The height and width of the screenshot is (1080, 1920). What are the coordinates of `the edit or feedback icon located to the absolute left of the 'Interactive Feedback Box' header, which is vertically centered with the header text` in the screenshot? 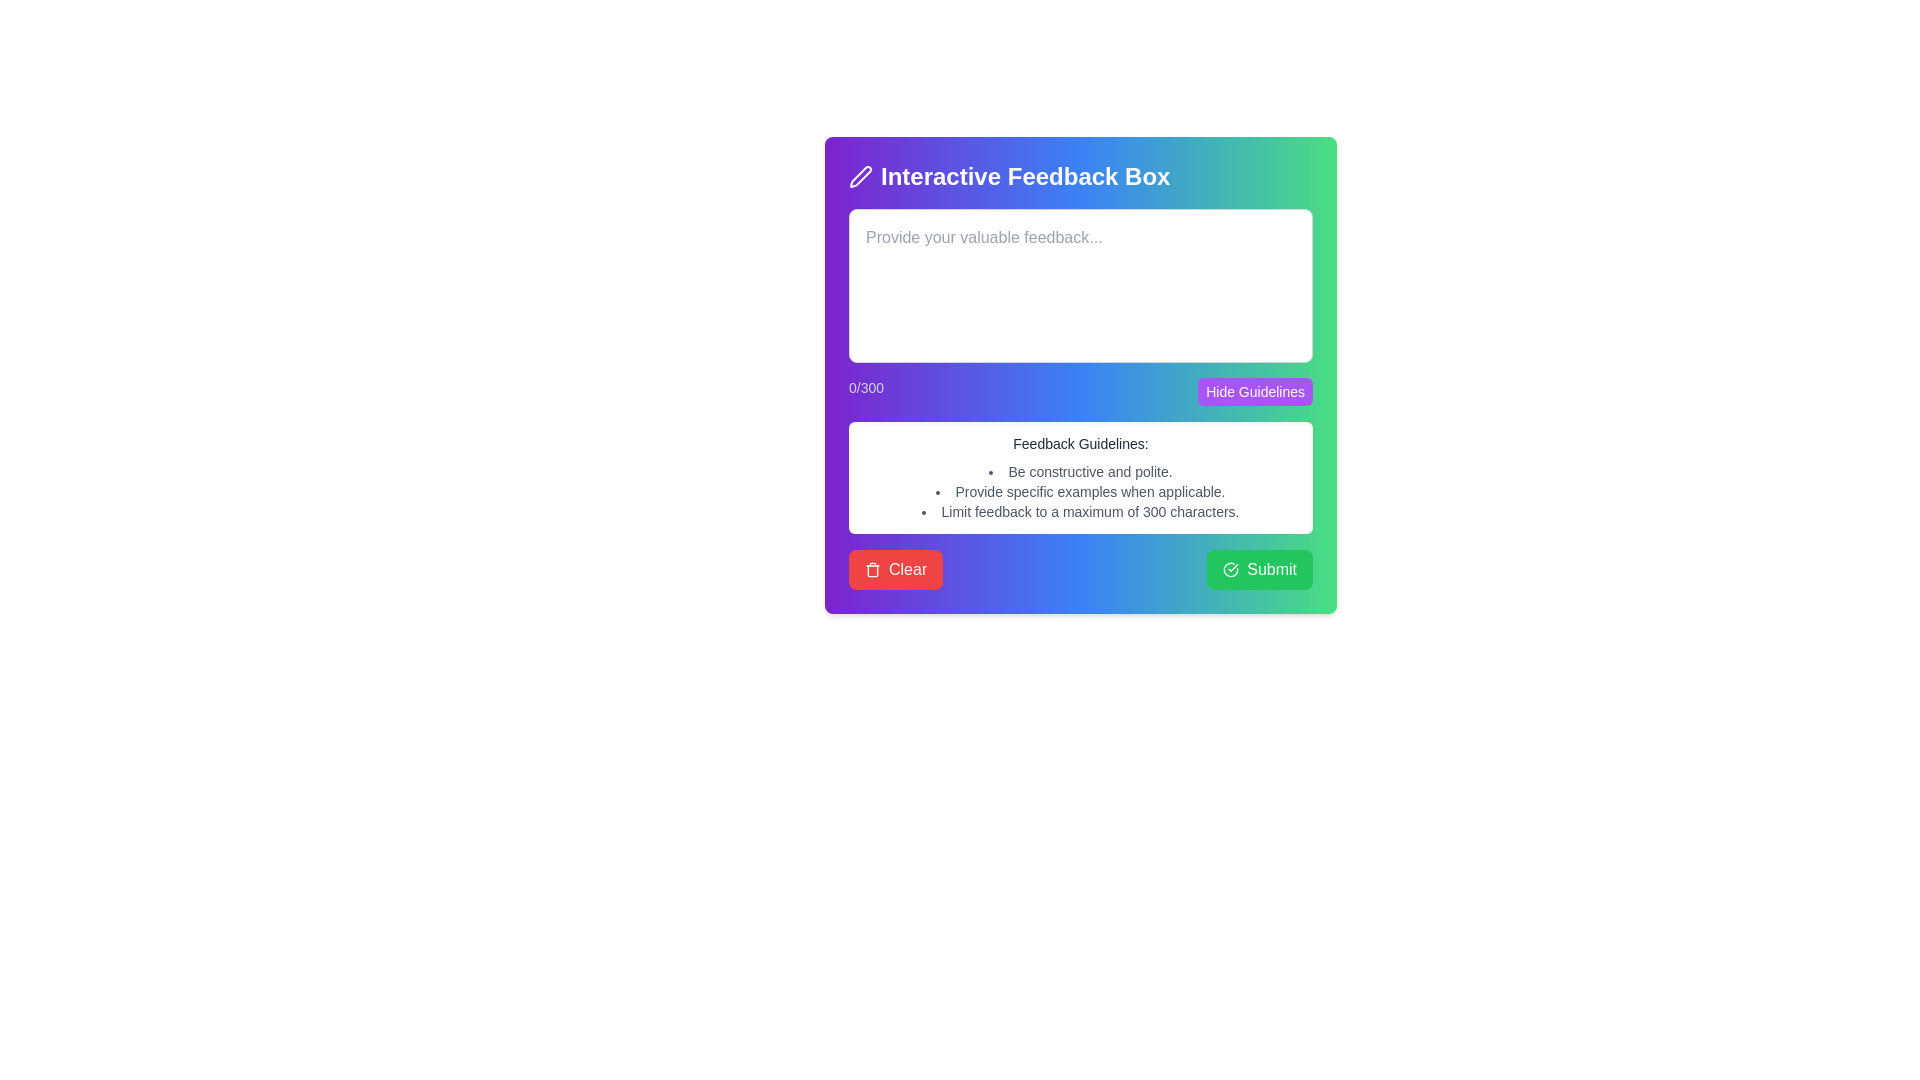 It's located at (860, 176).